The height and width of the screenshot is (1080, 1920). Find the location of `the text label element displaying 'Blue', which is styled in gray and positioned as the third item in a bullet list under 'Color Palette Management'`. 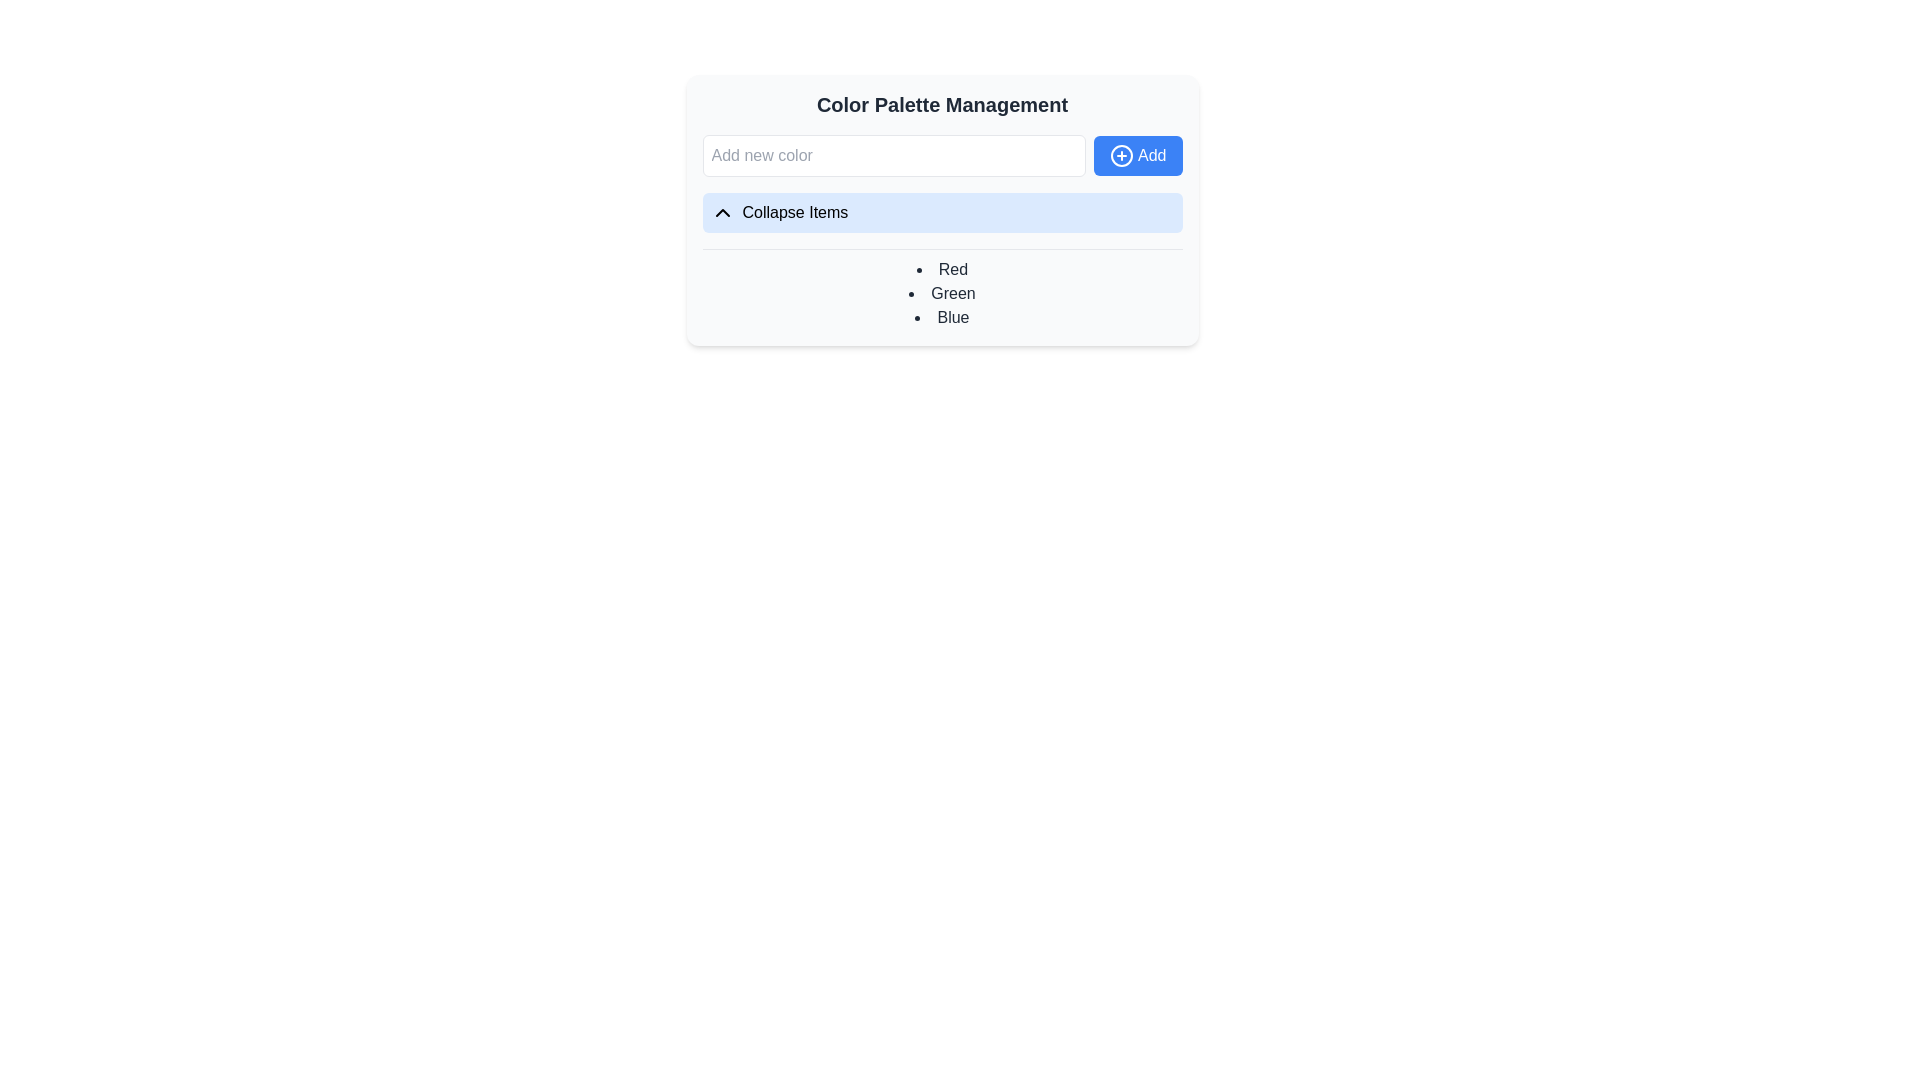

the text label element displaying 'Blue', which is styled in gray and positioned as the third item in a bullet list under 'Color Palette Management' is located at coordinates (941, 316).